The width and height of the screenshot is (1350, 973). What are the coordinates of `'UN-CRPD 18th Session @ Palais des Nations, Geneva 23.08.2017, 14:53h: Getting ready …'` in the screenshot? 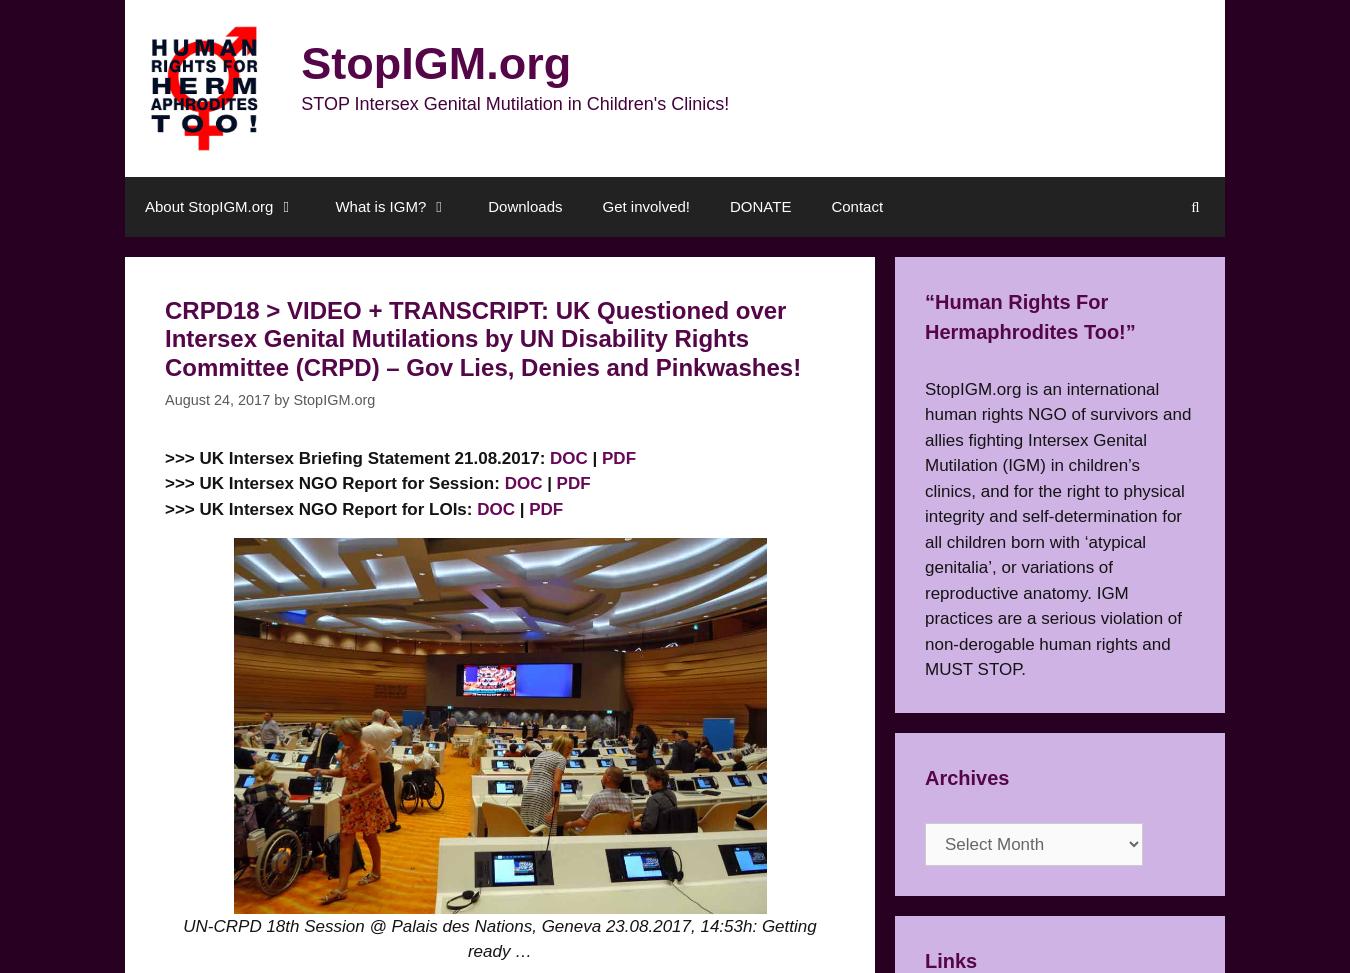 It's located at (498, 937).